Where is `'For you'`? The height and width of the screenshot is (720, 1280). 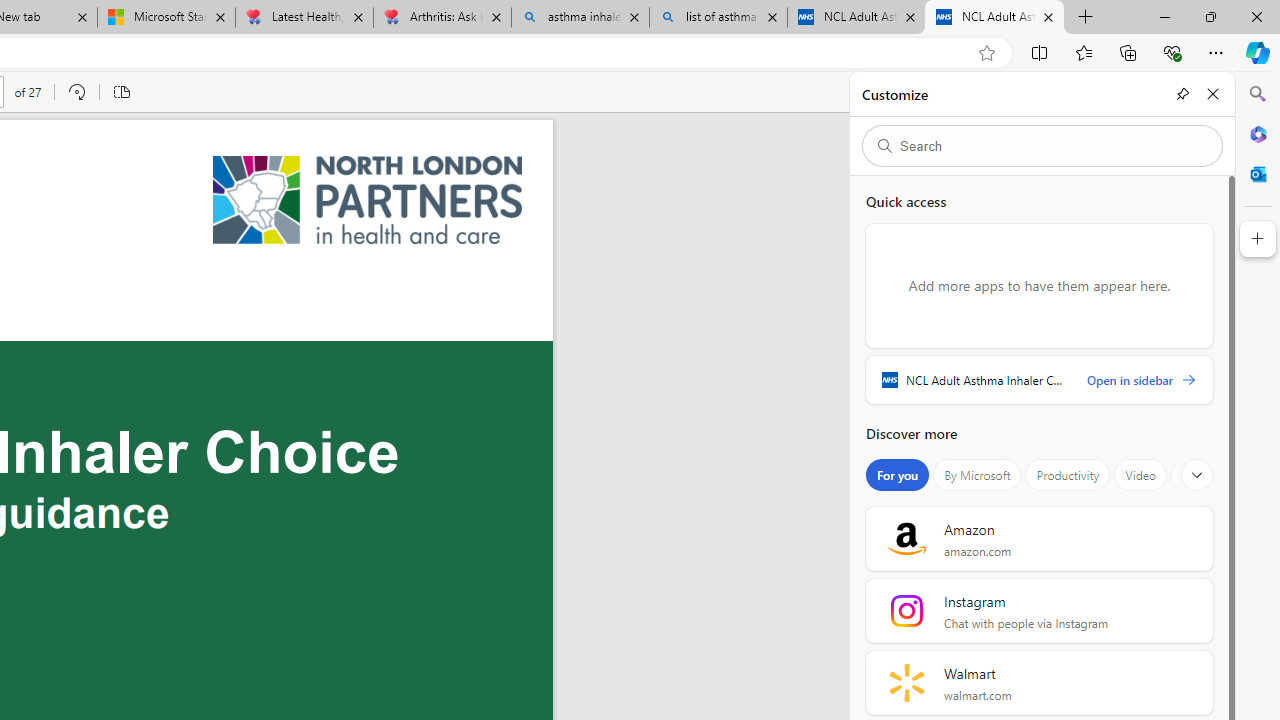
'For you' is located at coordinates (897, 475).